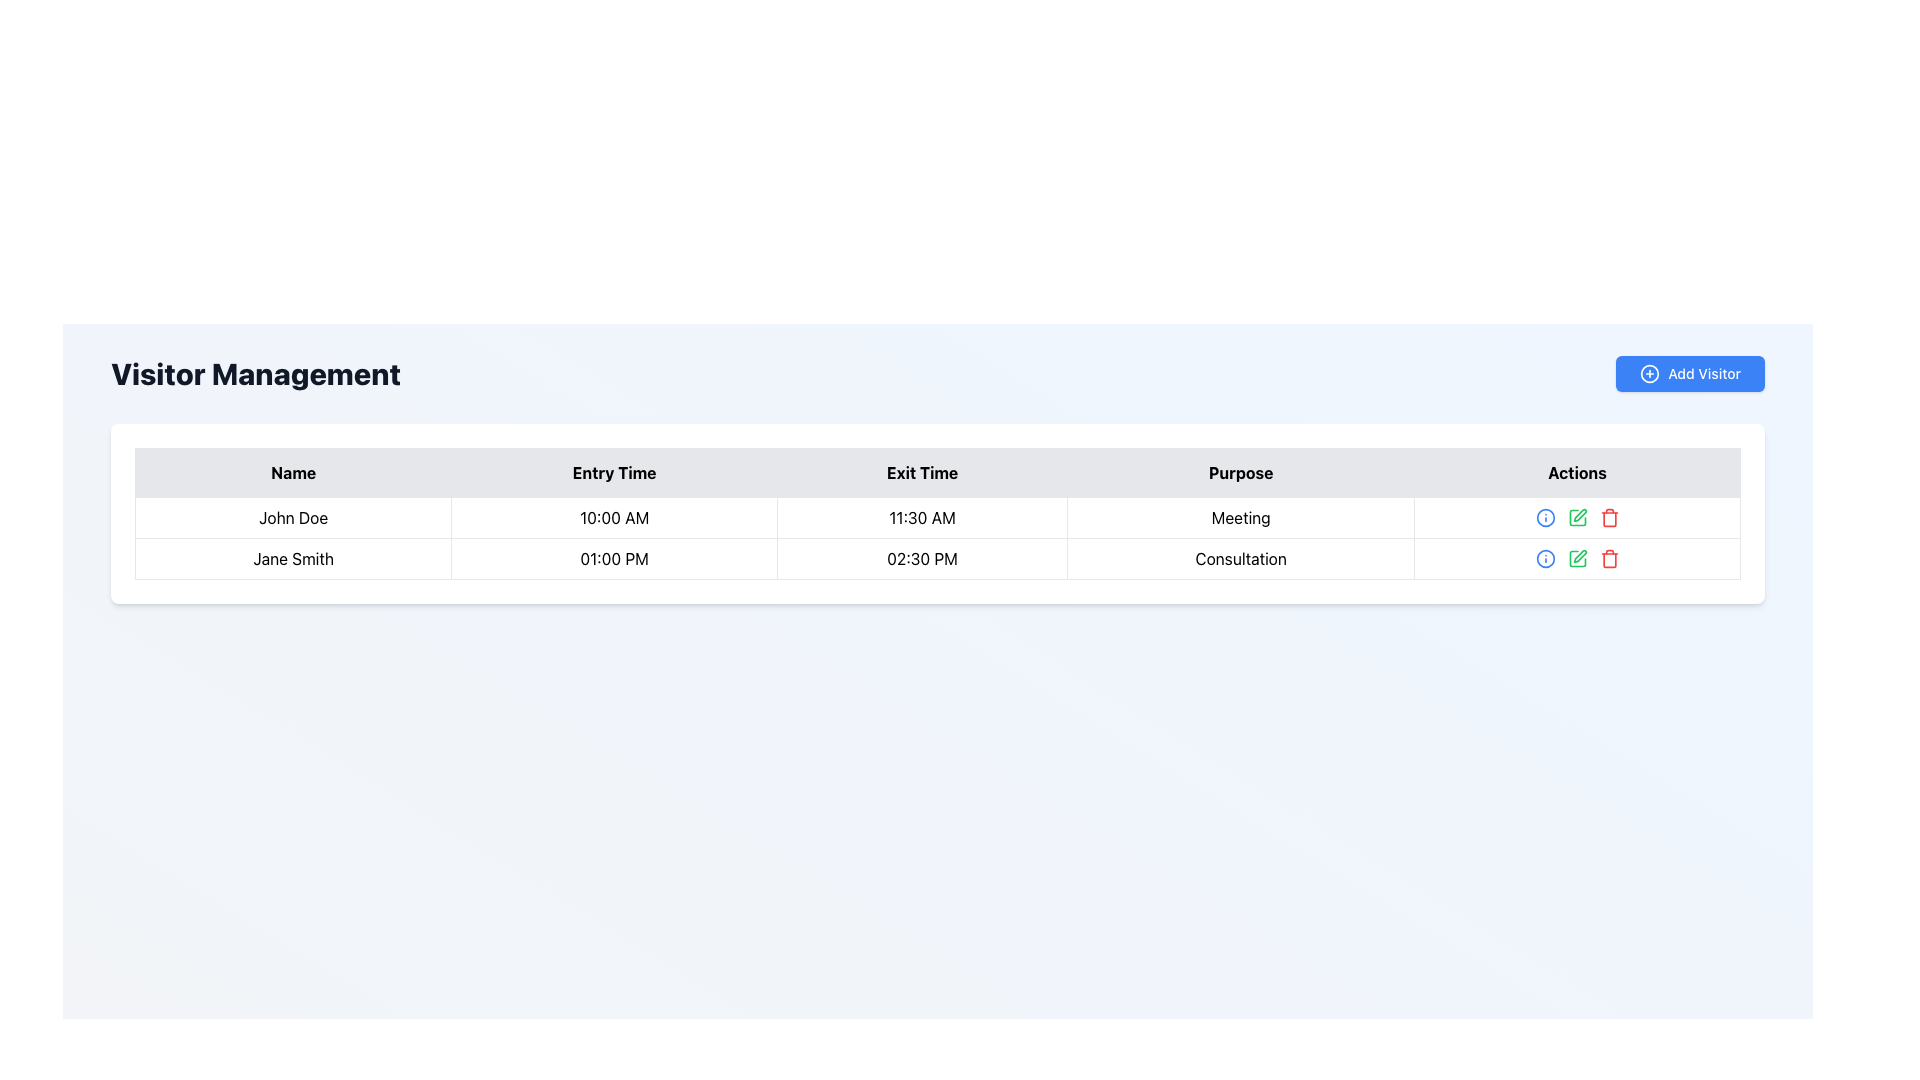  What do you see at coordinates (1703, 374) in the screenshot?
I see `the button labeled 'Add Visitor', which is styled in white text on a blue background and includes an icon of a circle with a plus sign to its left, located in the upper-right corner of the page above the 'Visitor Management' table` at bounding box center [1703, 374].